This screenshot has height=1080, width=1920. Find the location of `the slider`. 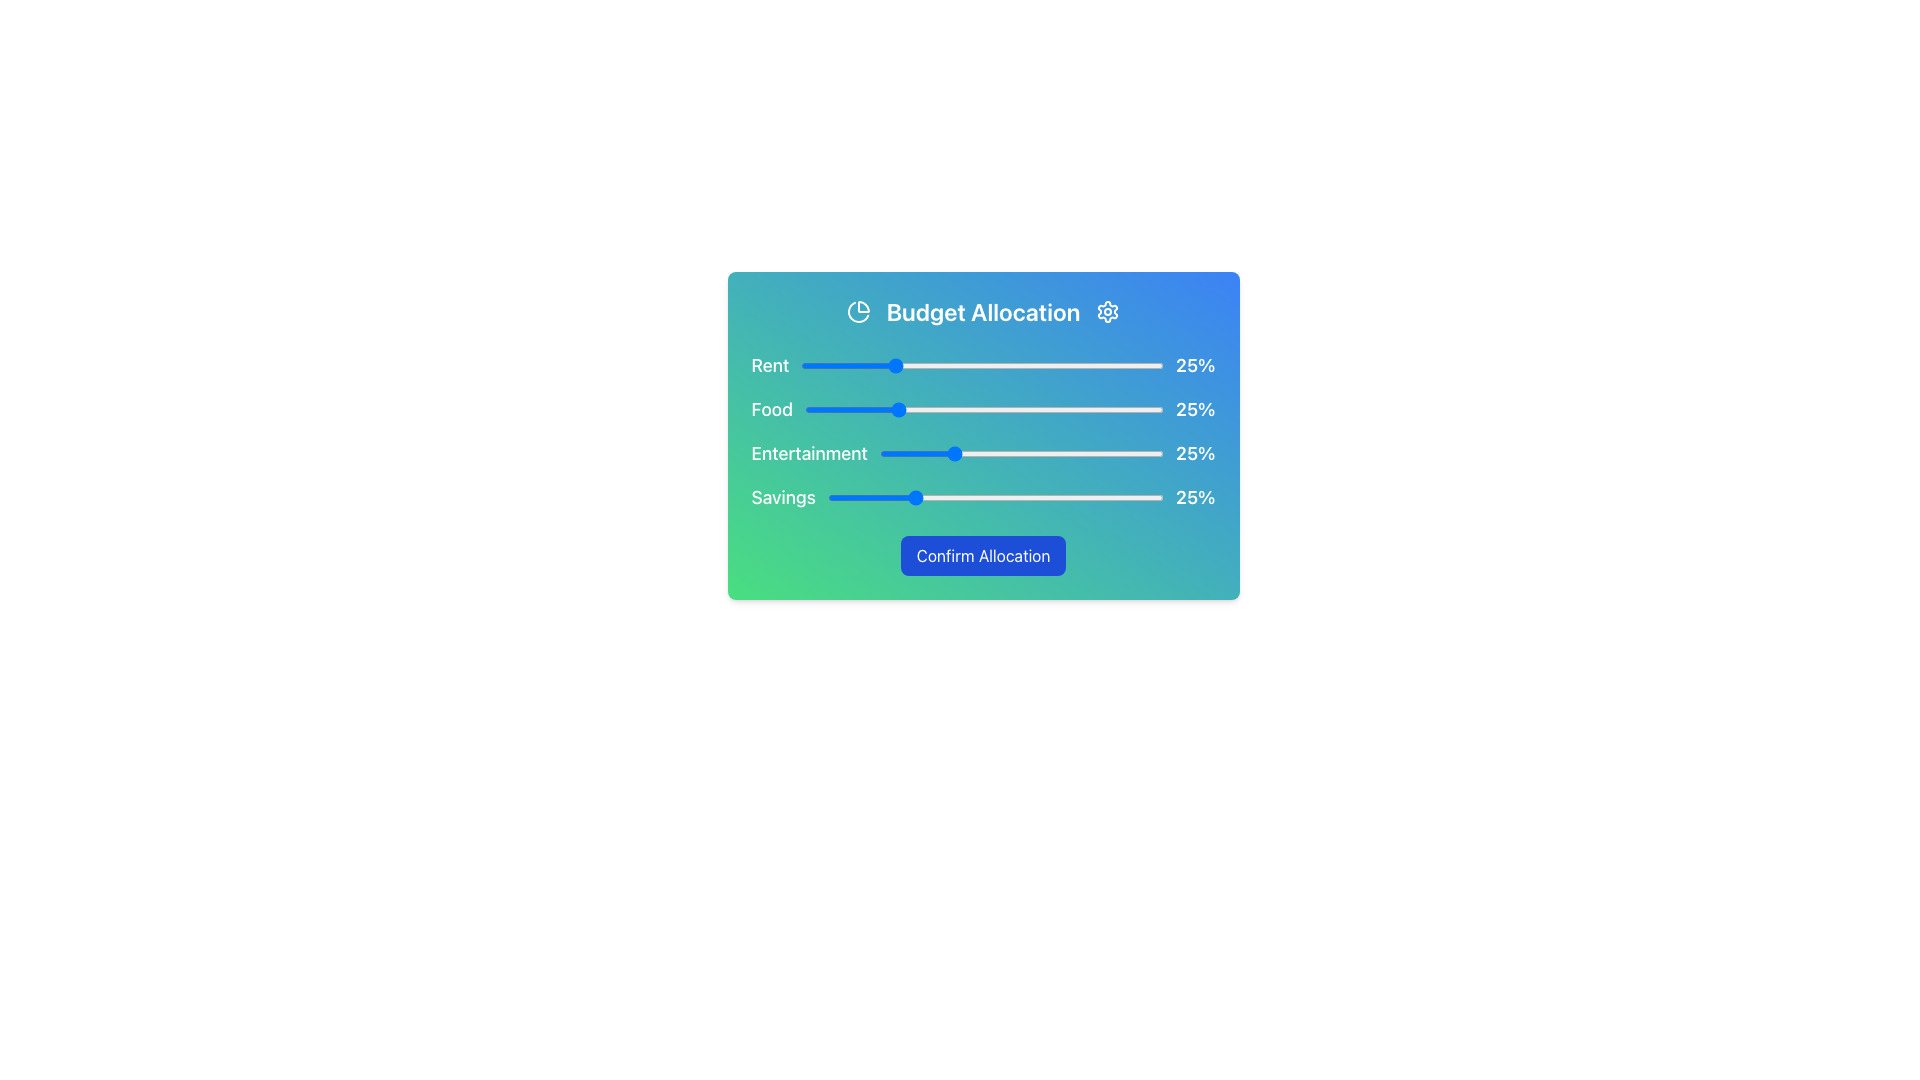

the slider is located at coordinates (991, 408).